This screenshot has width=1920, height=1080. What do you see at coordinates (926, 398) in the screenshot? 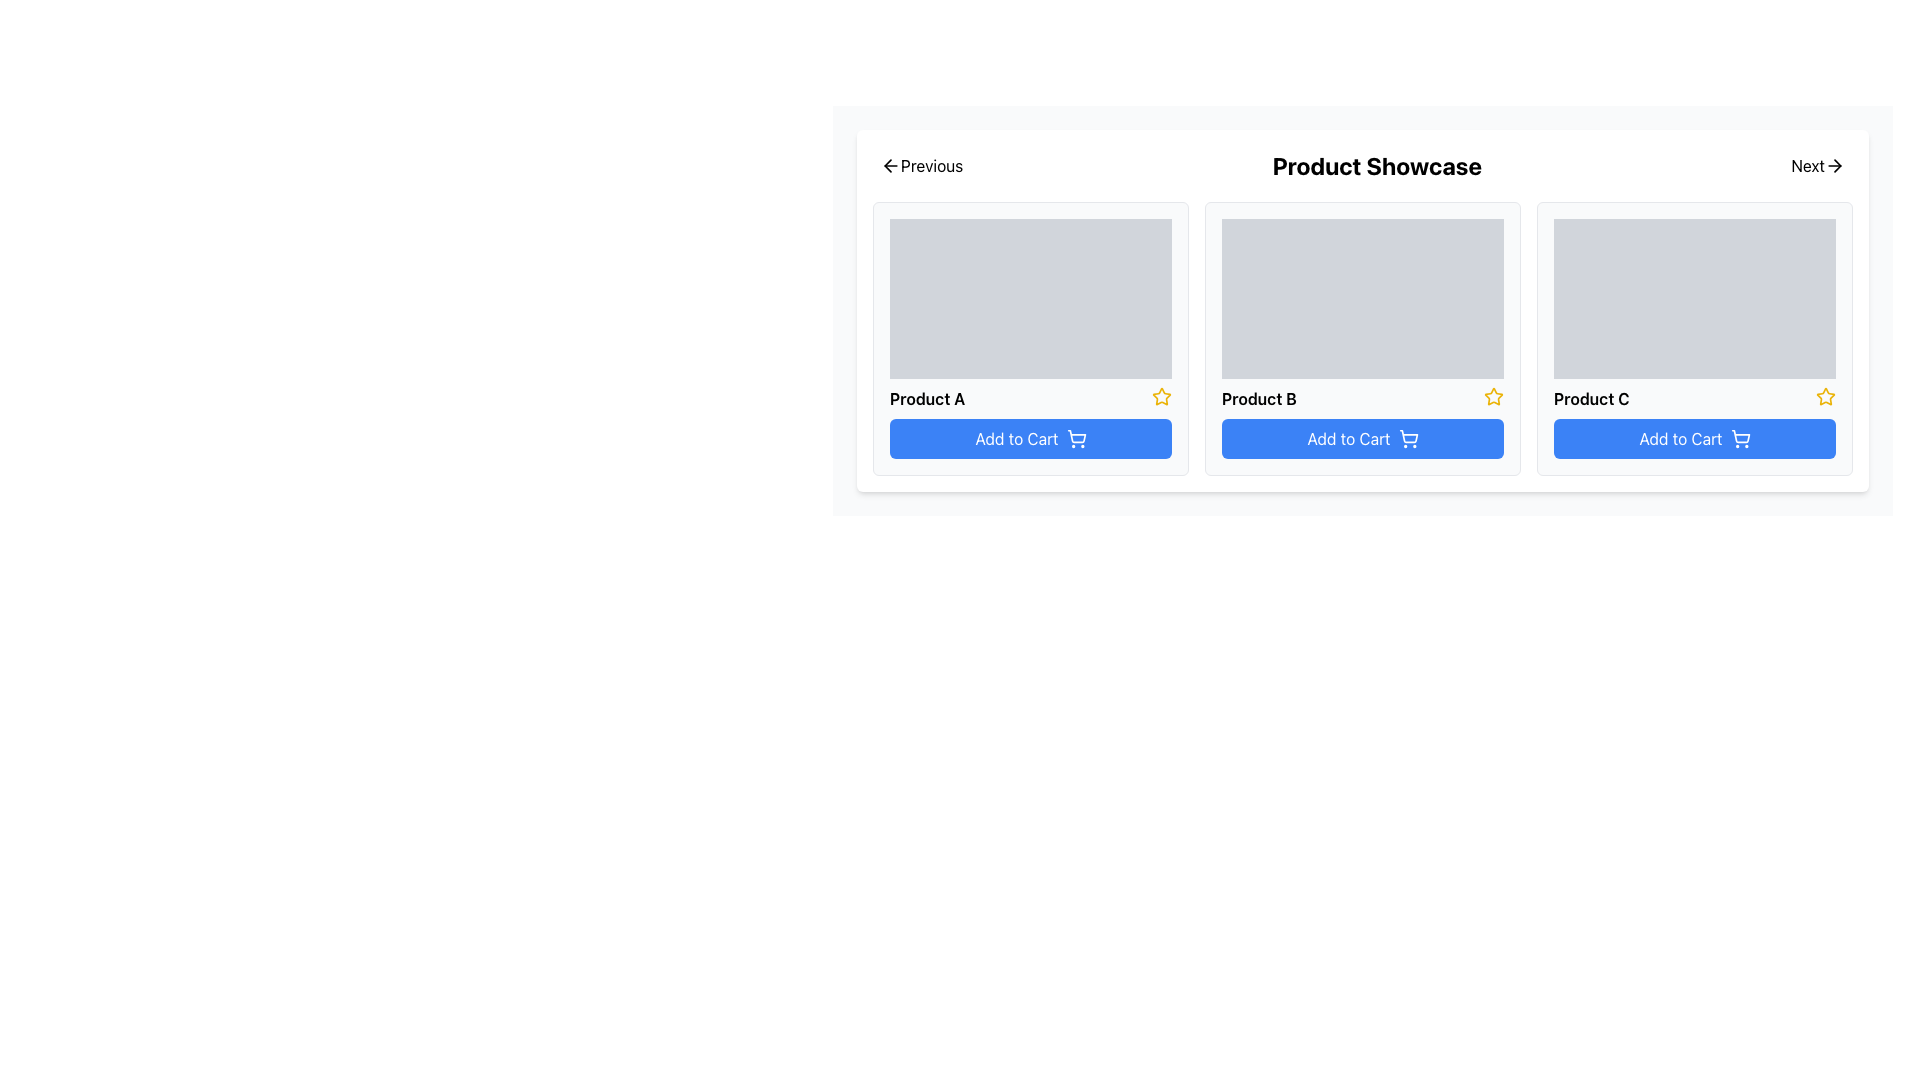
I see `text 'Product A' from the title label of the first product card in the horizontally aligned product showcase list, located under the placeholder image and above the 'Add to Cart' button` at bounding box center [926, 398].